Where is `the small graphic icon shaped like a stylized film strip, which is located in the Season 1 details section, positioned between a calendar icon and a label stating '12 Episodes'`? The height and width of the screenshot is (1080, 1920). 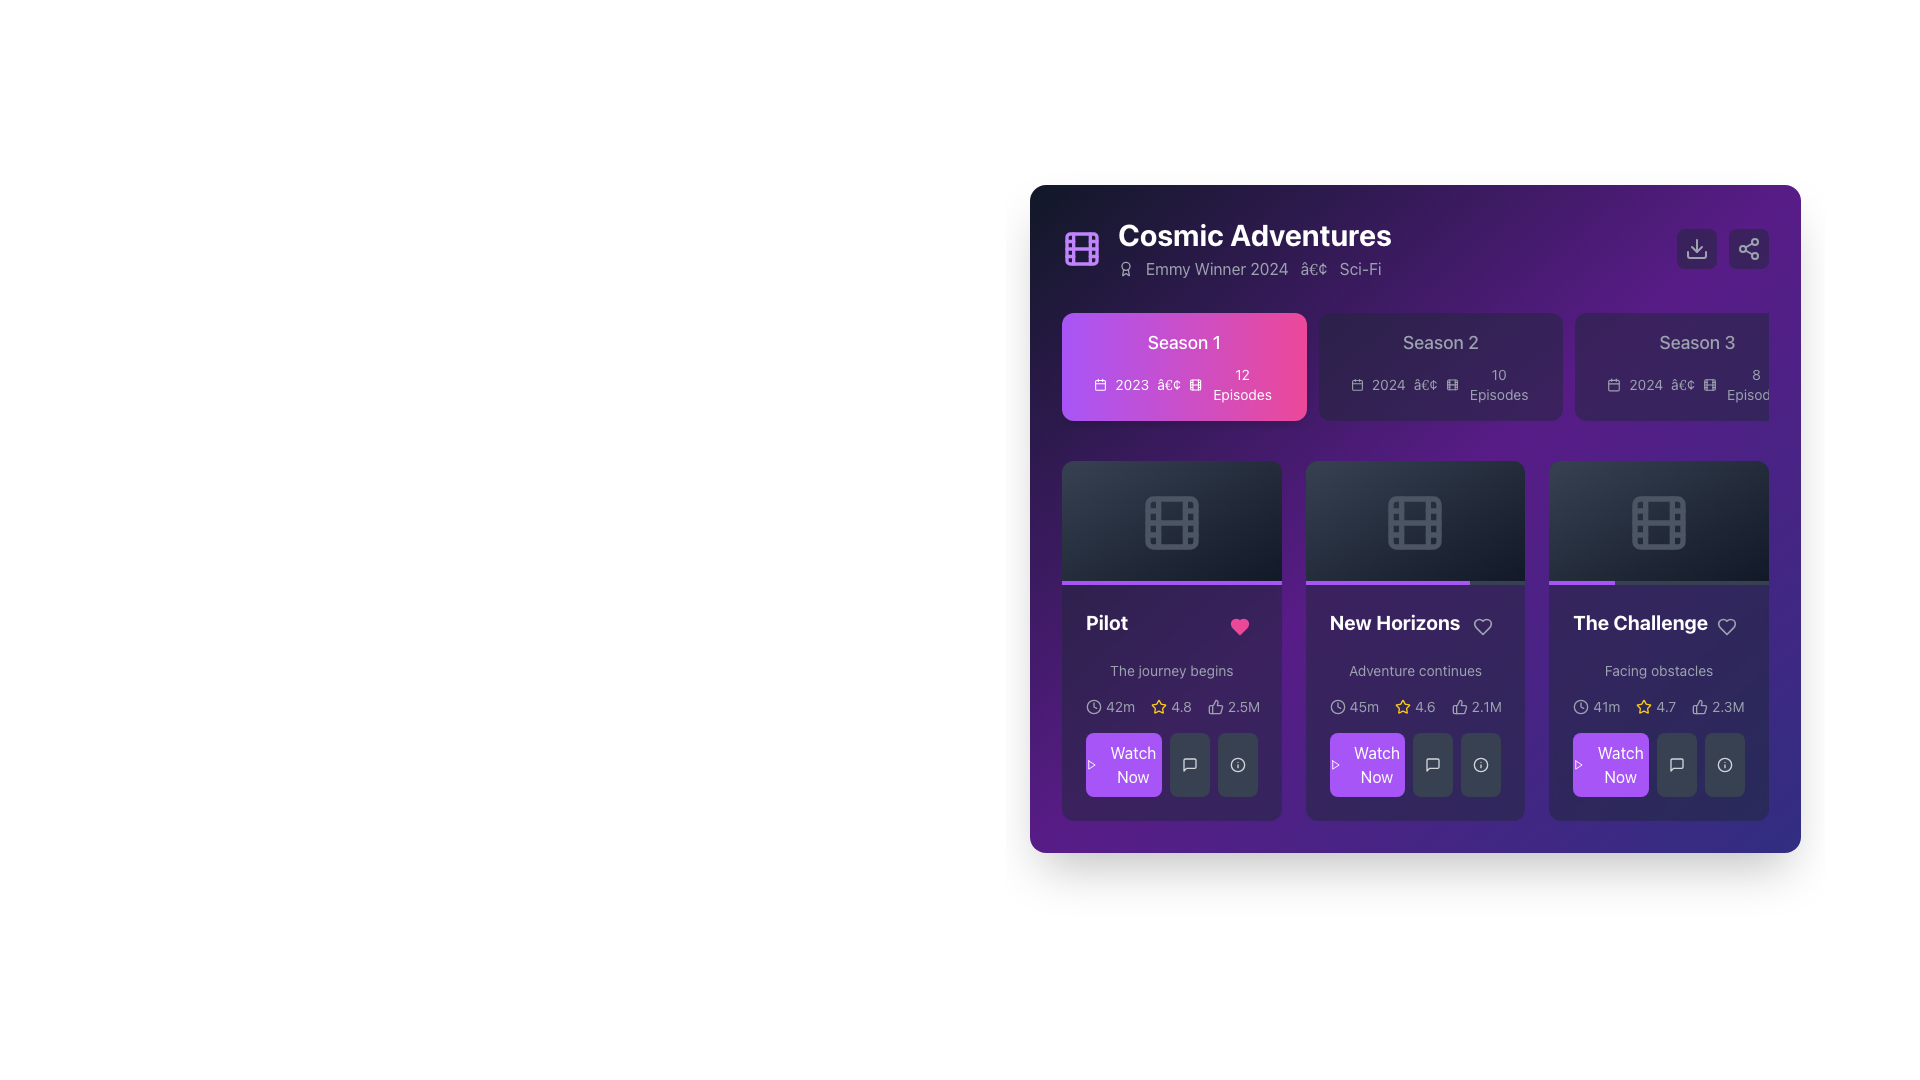
the small graphic icon shaped like a stylized film strip, which is located in the Season 1 details section, positioned between a calendar icon and a label stating '12 Episodes' is located at coordinates (1195, 385).